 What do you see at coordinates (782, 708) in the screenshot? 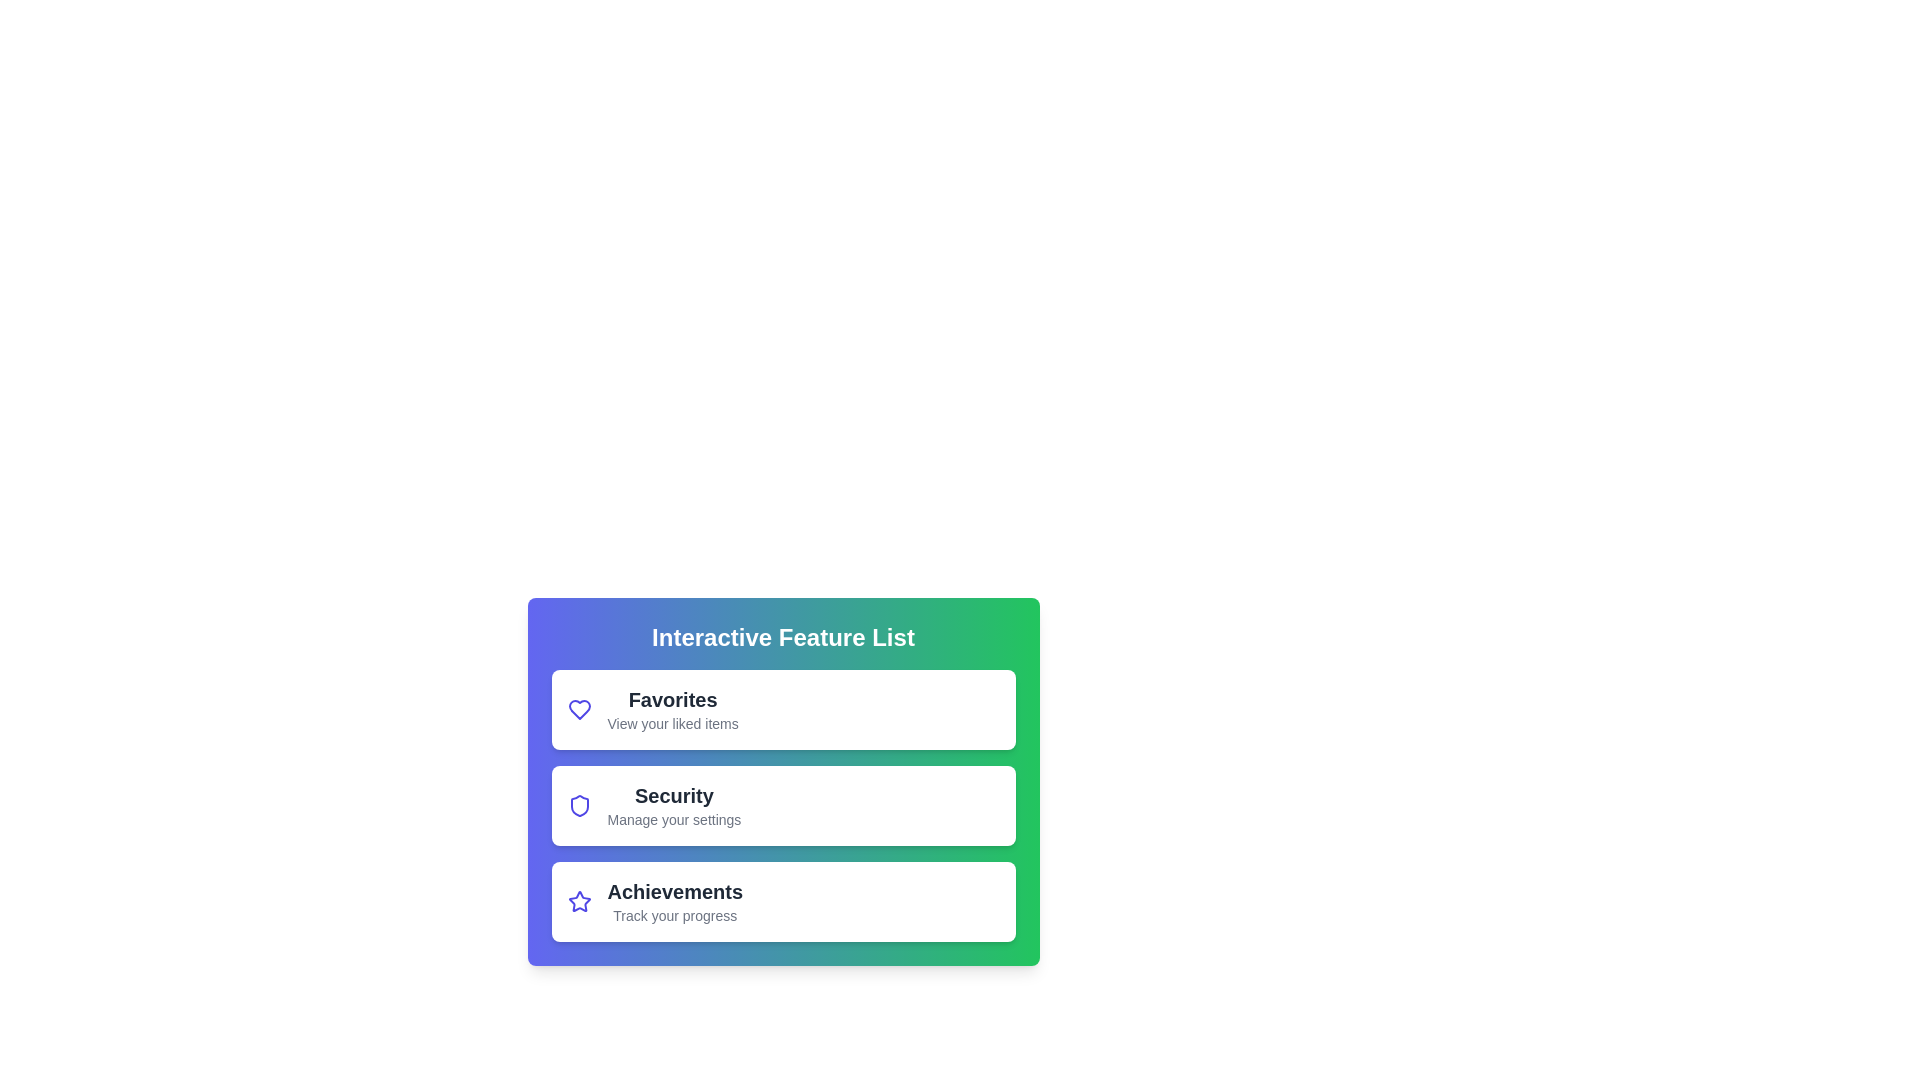
I see `the feature item Favorites to observe its hover effect` at bounding box center [782, 708].